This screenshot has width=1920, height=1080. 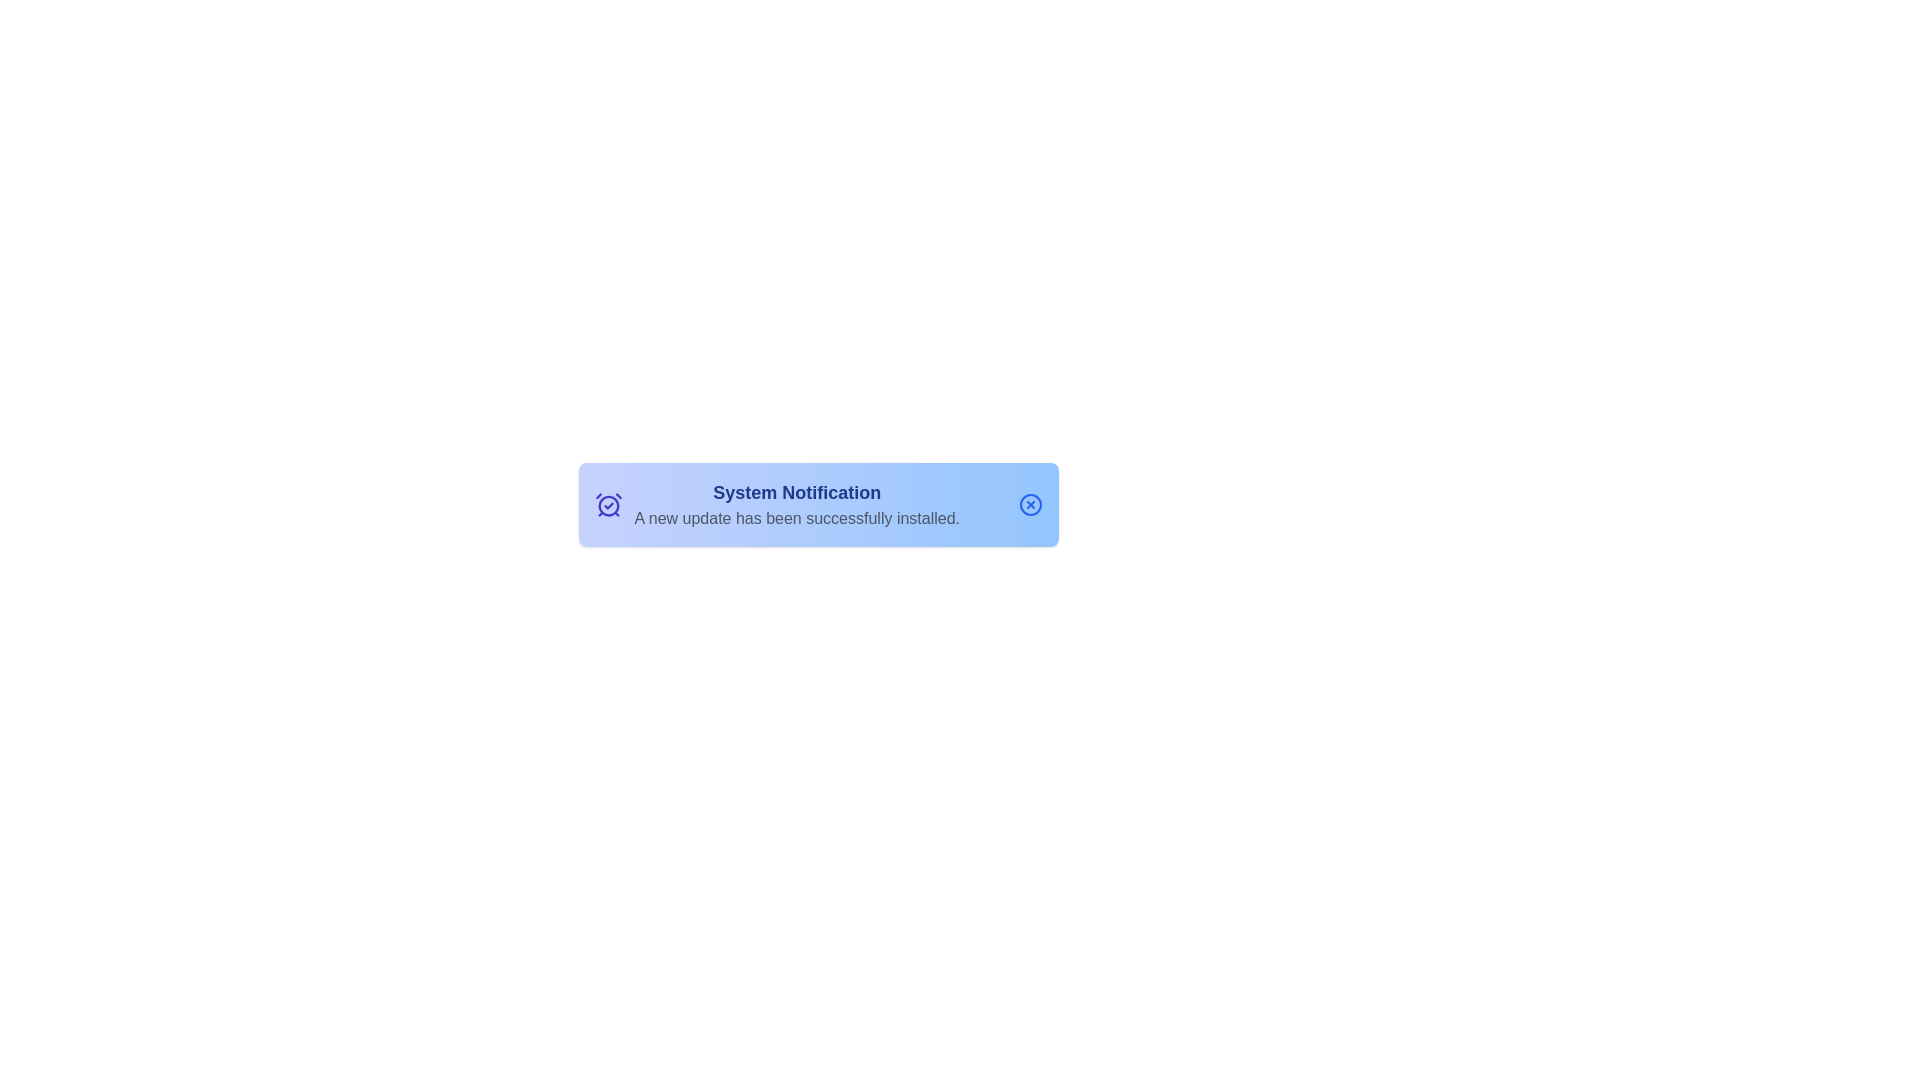 I want to click on the indigo-colored alarm clock icon located on the left side of the 'System Notification' box, so click(x=607, y=504).